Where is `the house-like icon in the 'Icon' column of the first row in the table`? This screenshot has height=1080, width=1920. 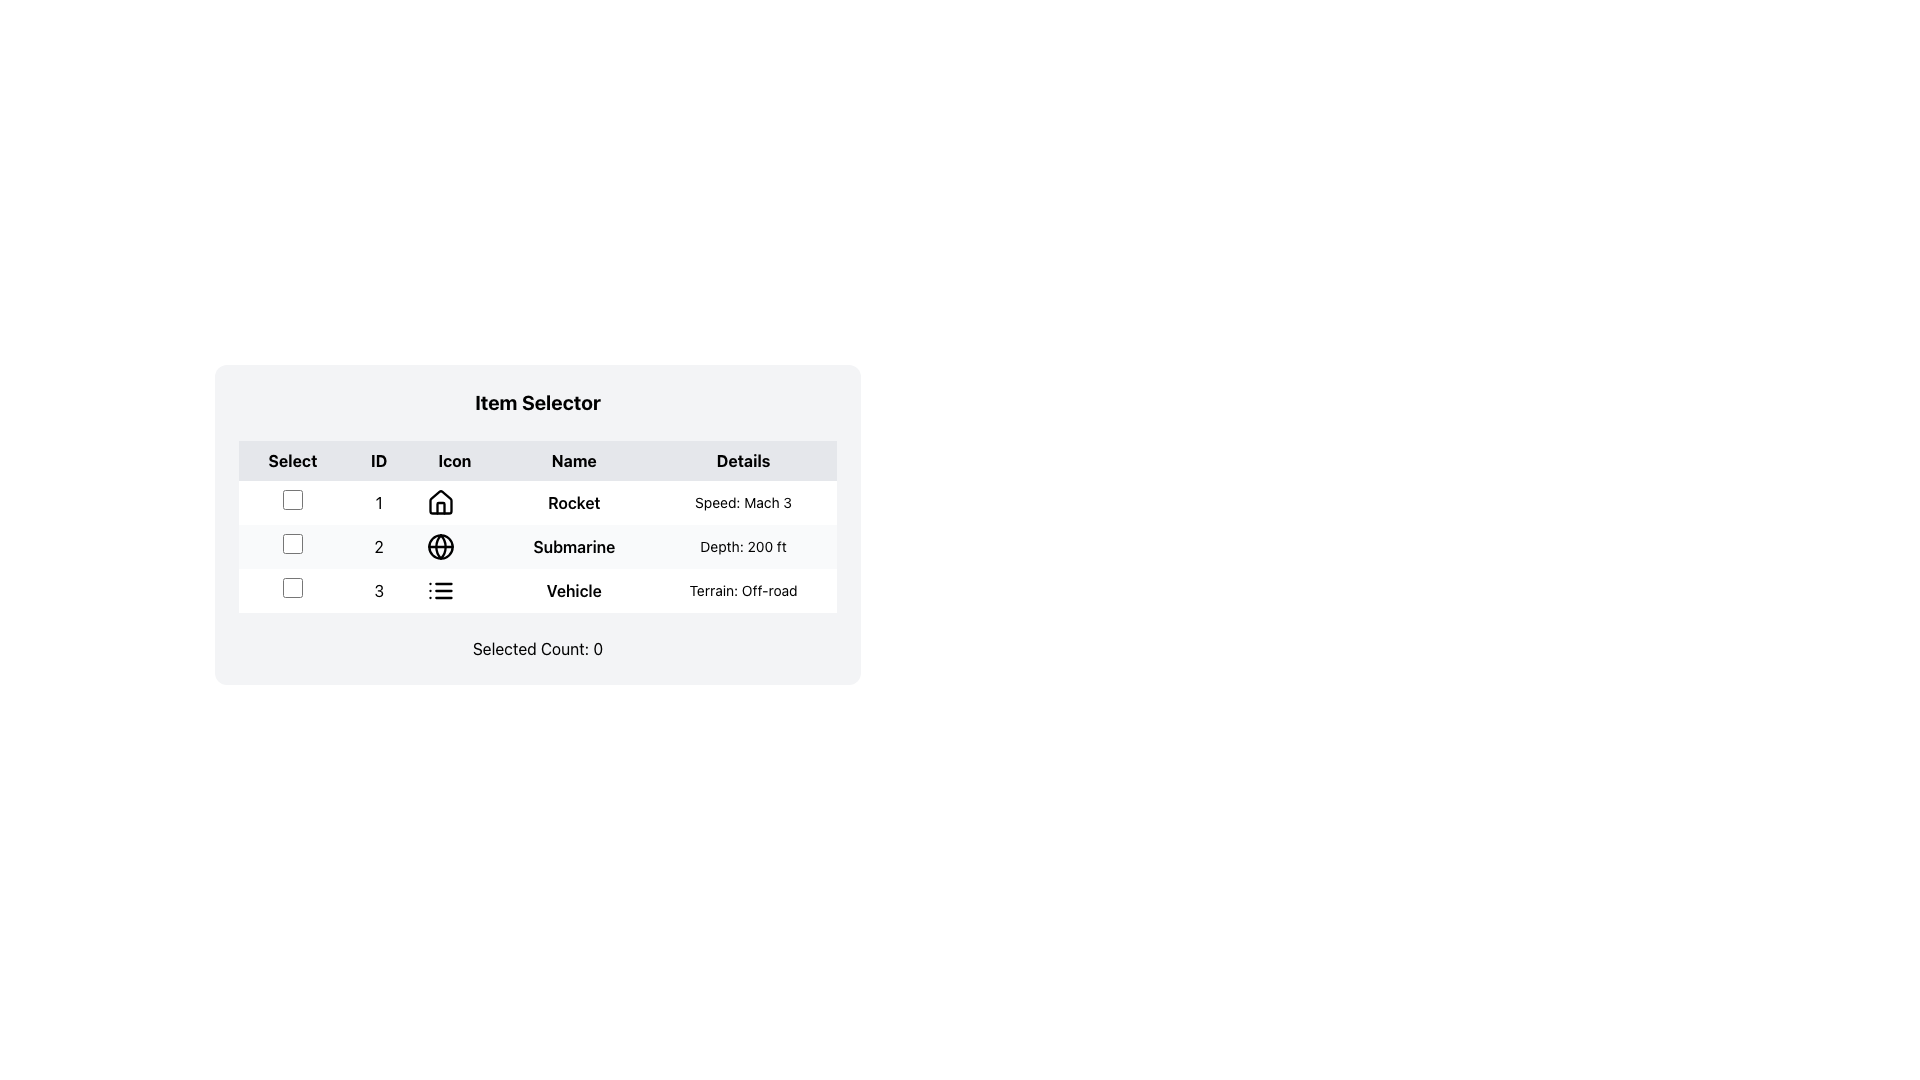 the house-like icon in the 'Icon' column of the first row in the table is located at coordinates (440, 507).